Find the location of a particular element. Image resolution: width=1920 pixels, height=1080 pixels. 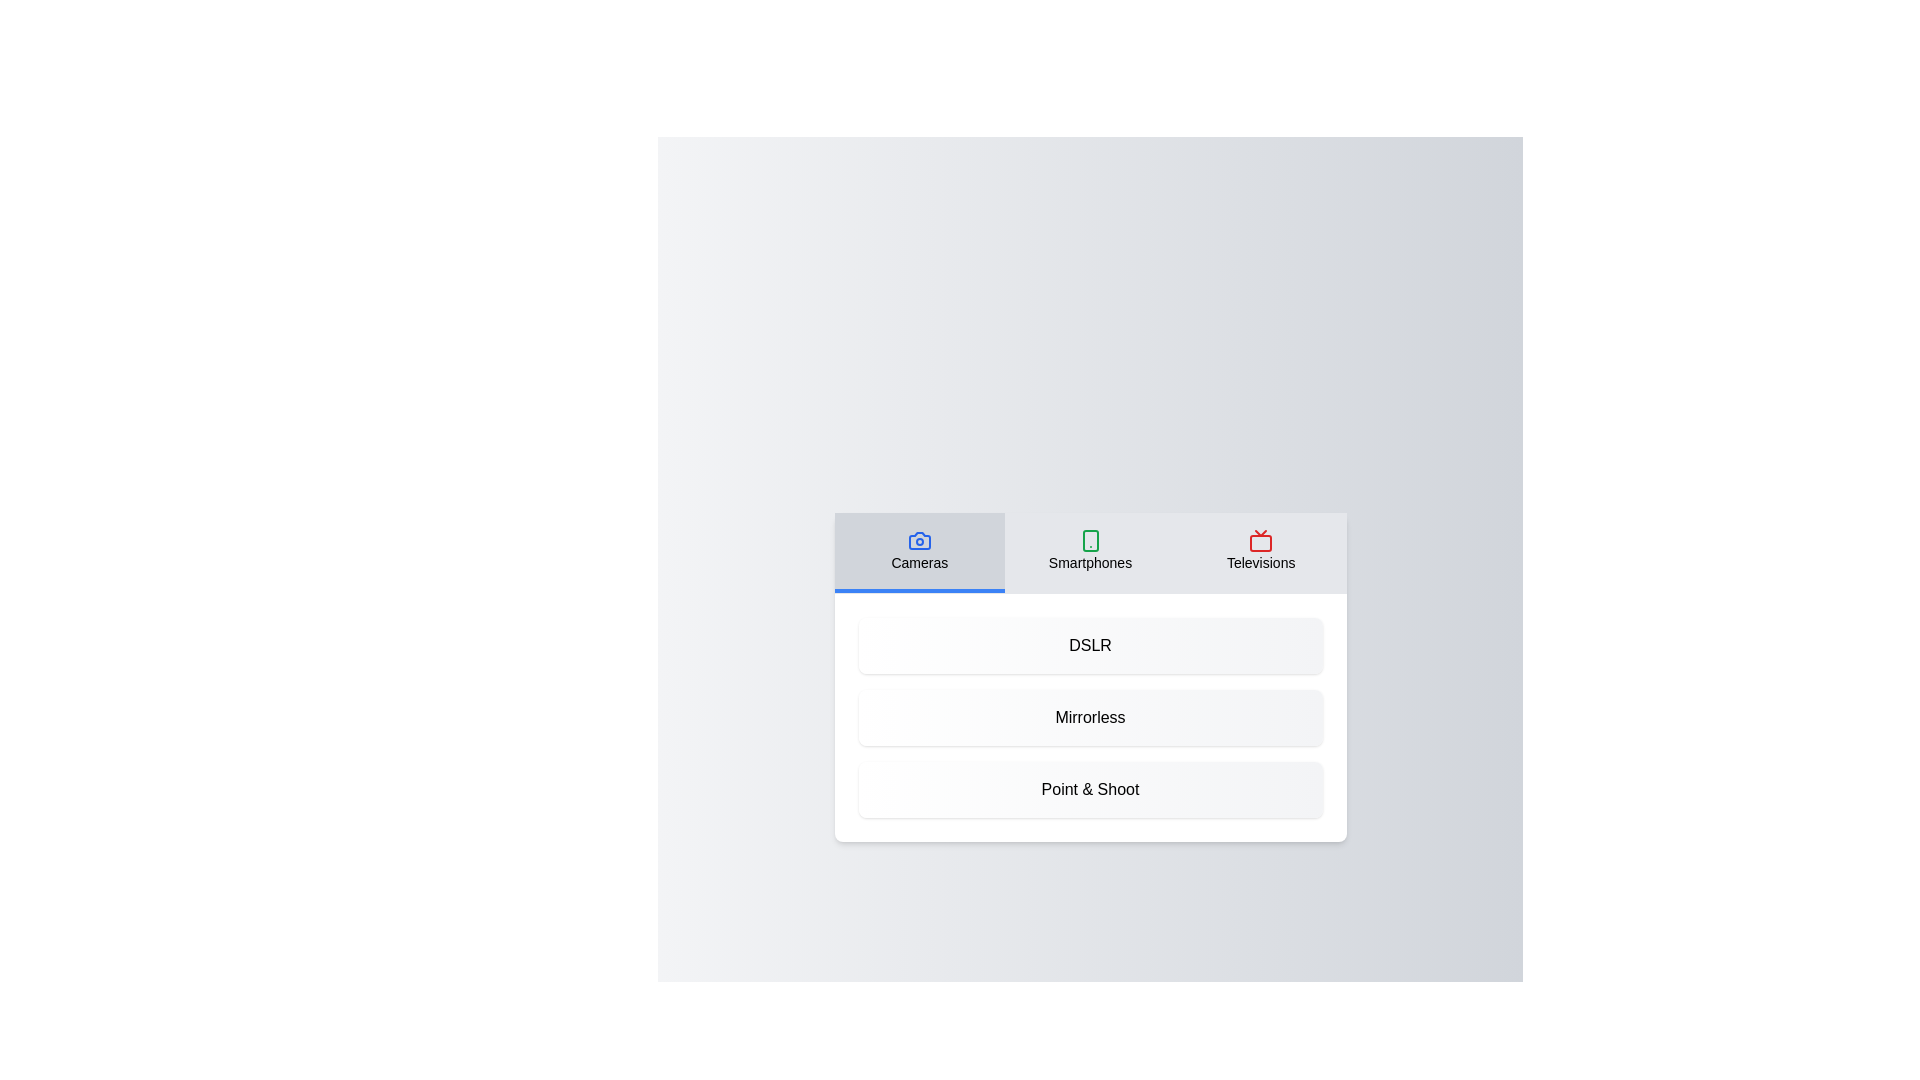

the Smartphones tab by clicking on it is located at coordinates (1089, 552).